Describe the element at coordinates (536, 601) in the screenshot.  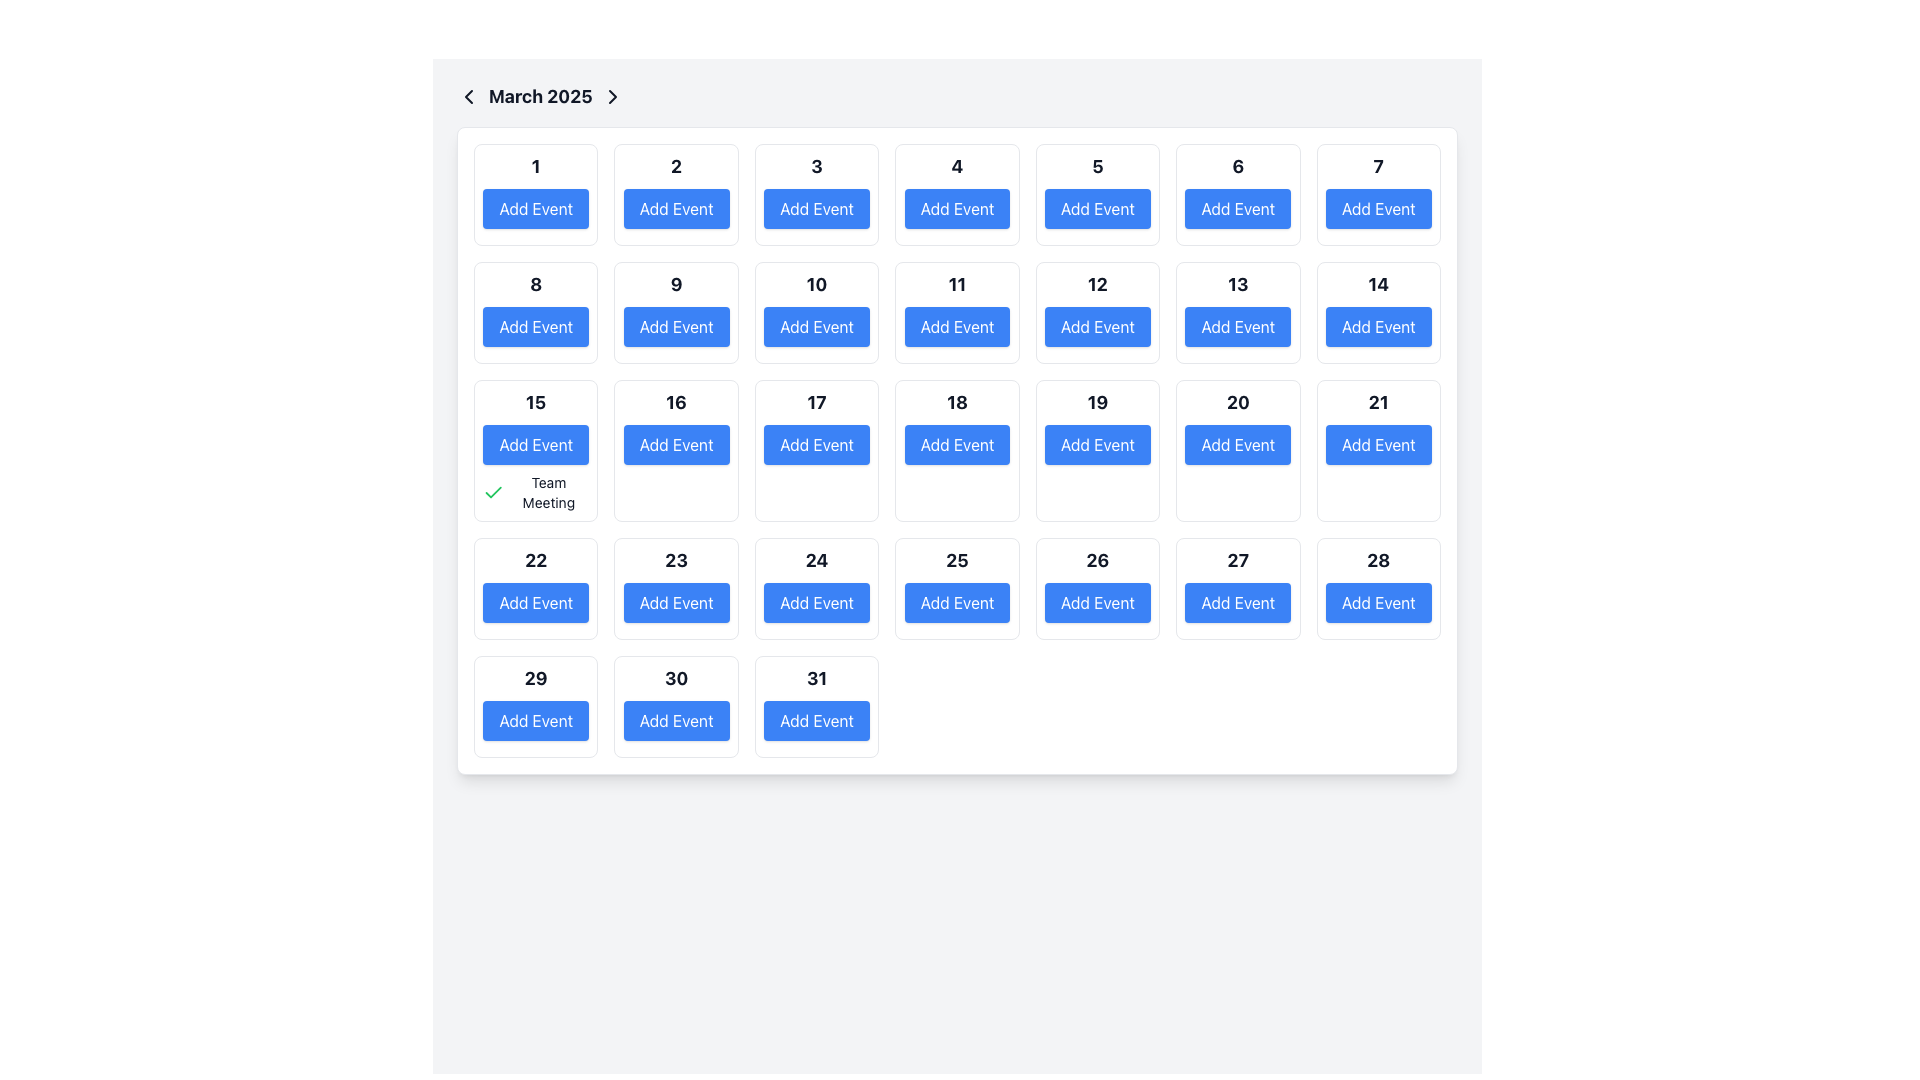
I see `the 'Add Event' button located under the date '22' in the calendar interface` at that location.